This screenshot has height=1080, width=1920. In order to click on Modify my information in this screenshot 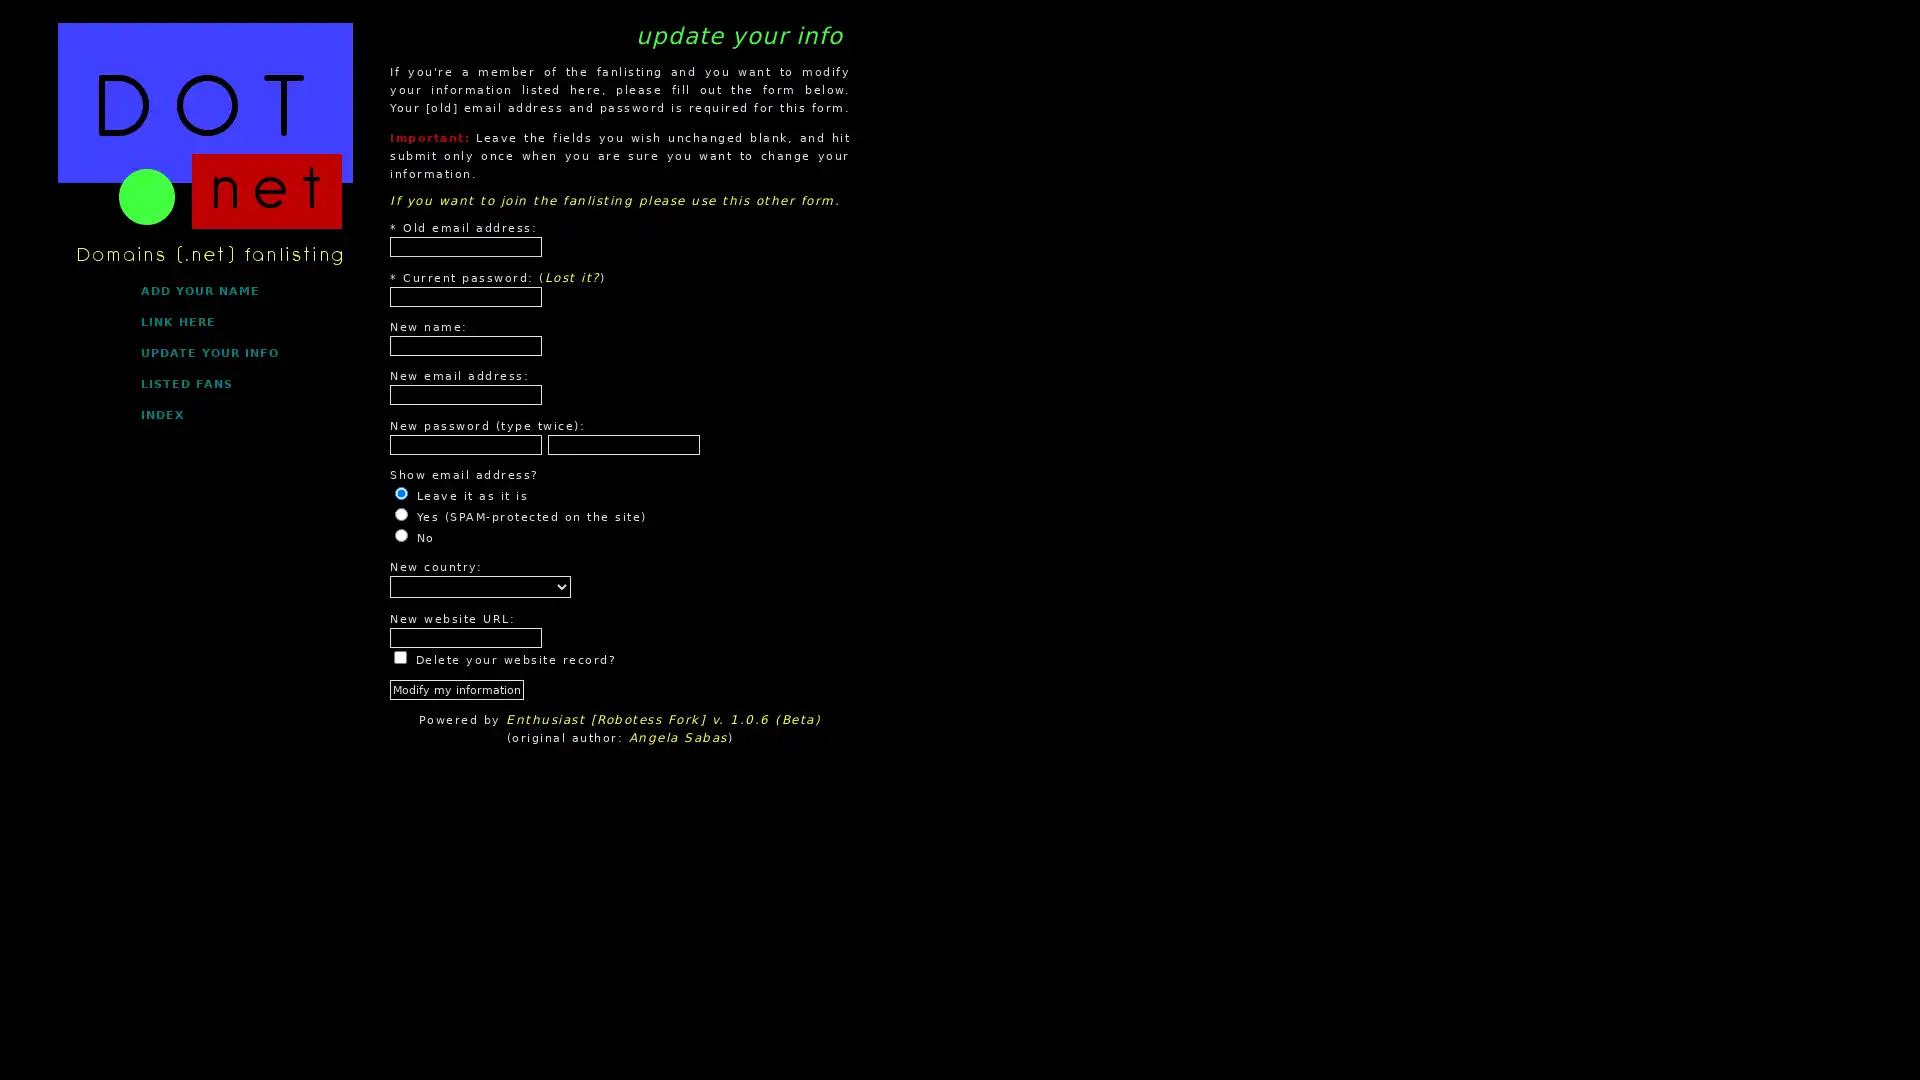, I will do `click(455, 688)`.